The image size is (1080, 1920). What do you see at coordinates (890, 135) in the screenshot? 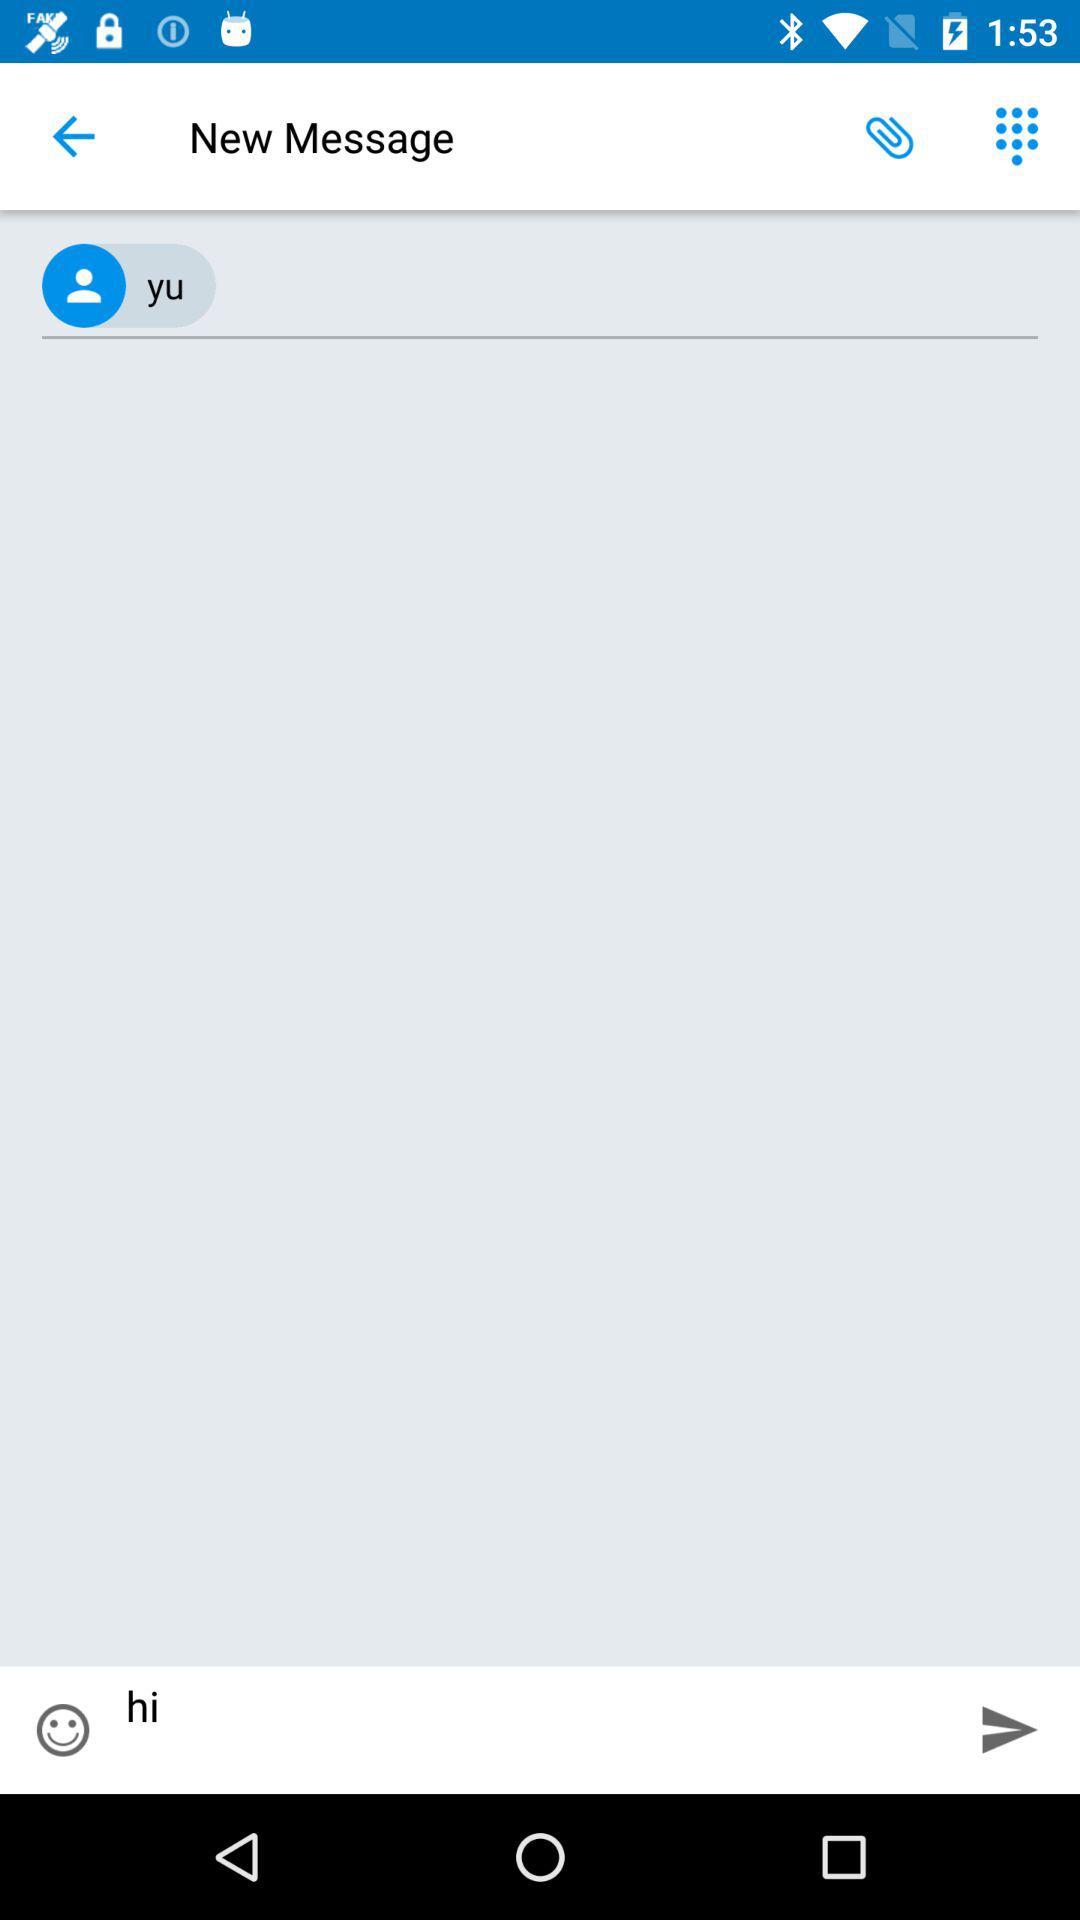
I see `the icon to the right of the new message icon` at bounding box center [890, 135].